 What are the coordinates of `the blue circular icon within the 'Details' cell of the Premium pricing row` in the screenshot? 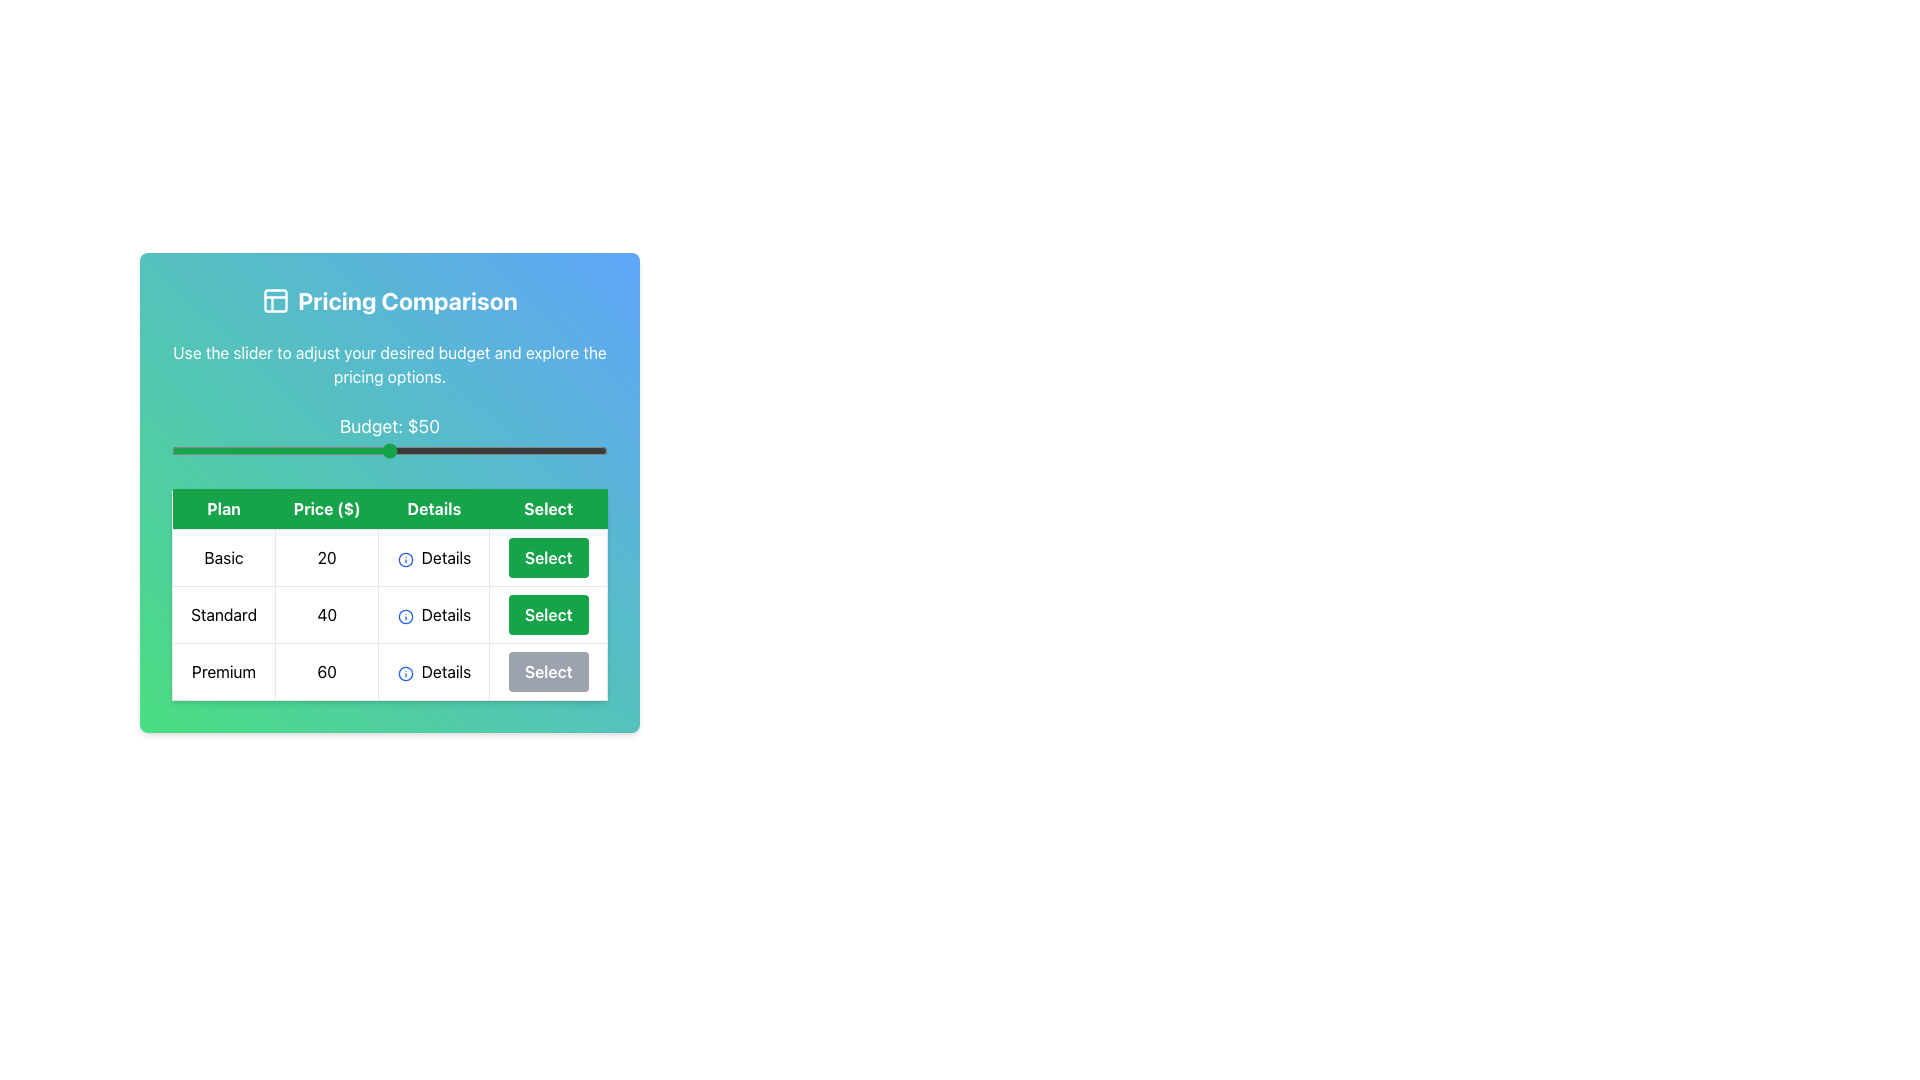 It's located at (404, 673).